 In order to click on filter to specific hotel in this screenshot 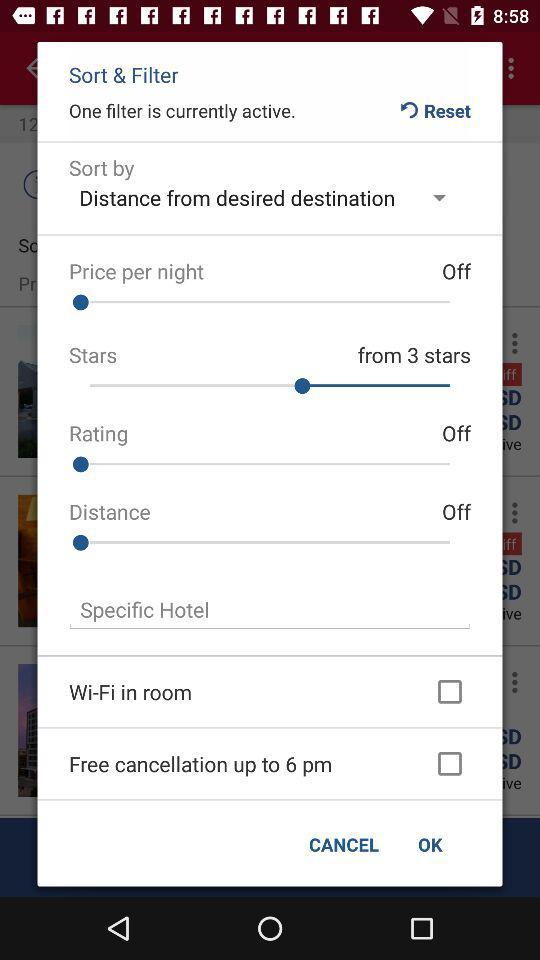, I will do `click(270, 608)`.